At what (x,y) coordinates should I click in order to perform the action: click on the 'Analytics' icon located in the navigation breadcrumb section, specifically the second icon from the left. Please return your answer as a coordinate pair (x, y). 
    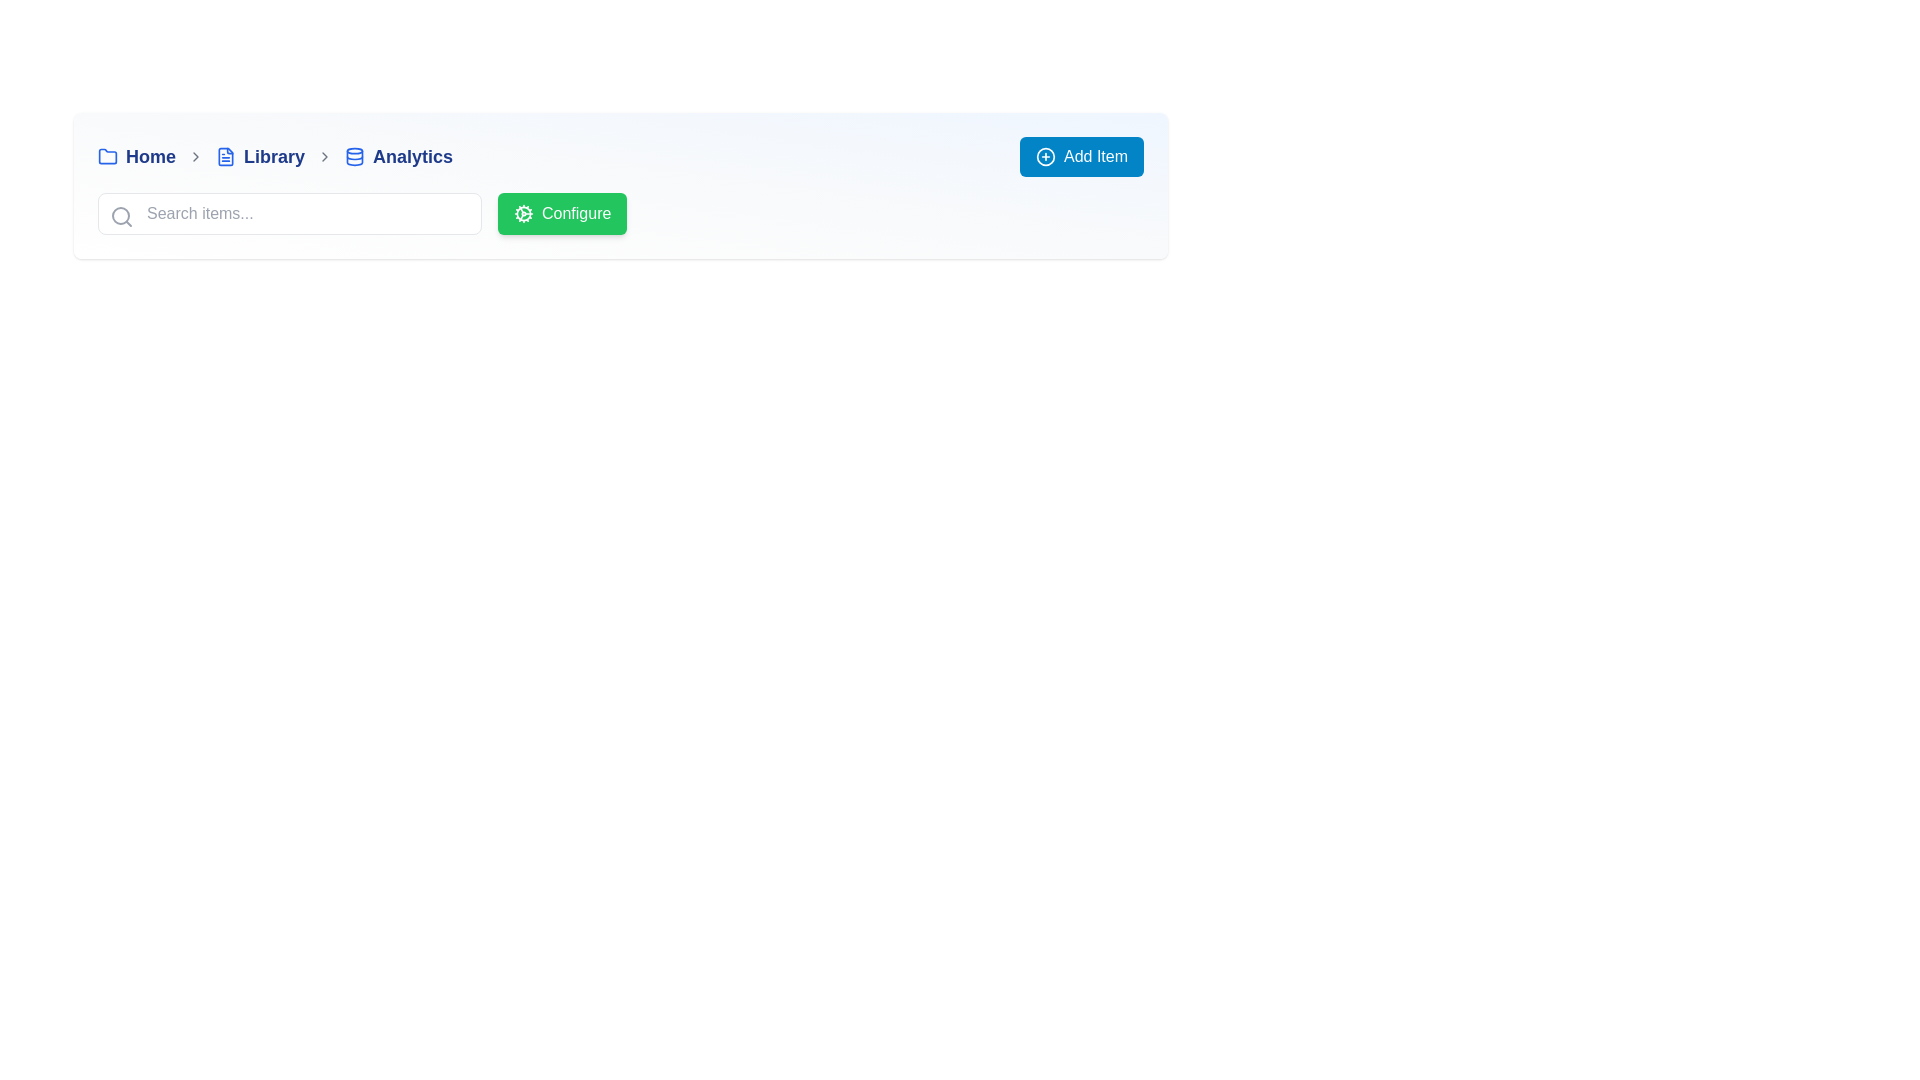
    Looking at the image, I should click on (355, 156).